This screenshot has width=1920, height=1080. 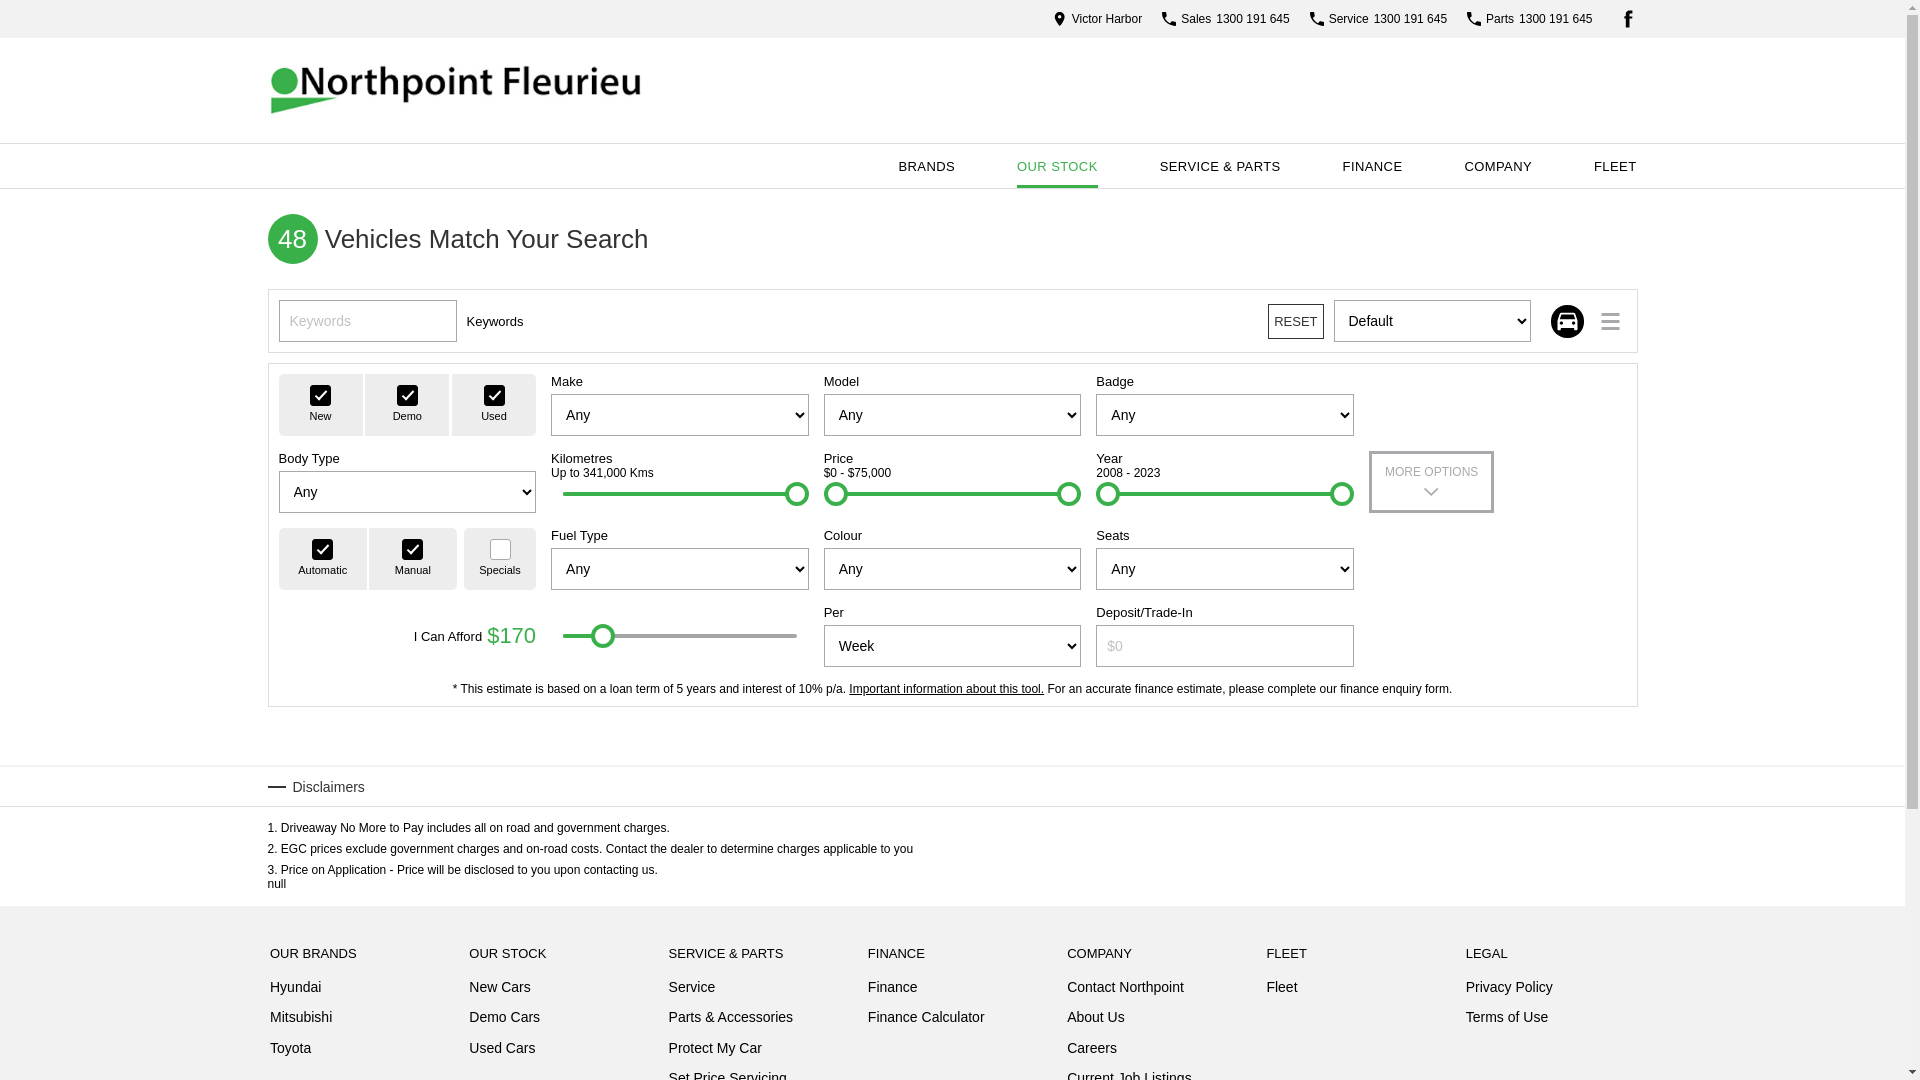 I want to click on 'Sales, so click(x=1161, y=18).